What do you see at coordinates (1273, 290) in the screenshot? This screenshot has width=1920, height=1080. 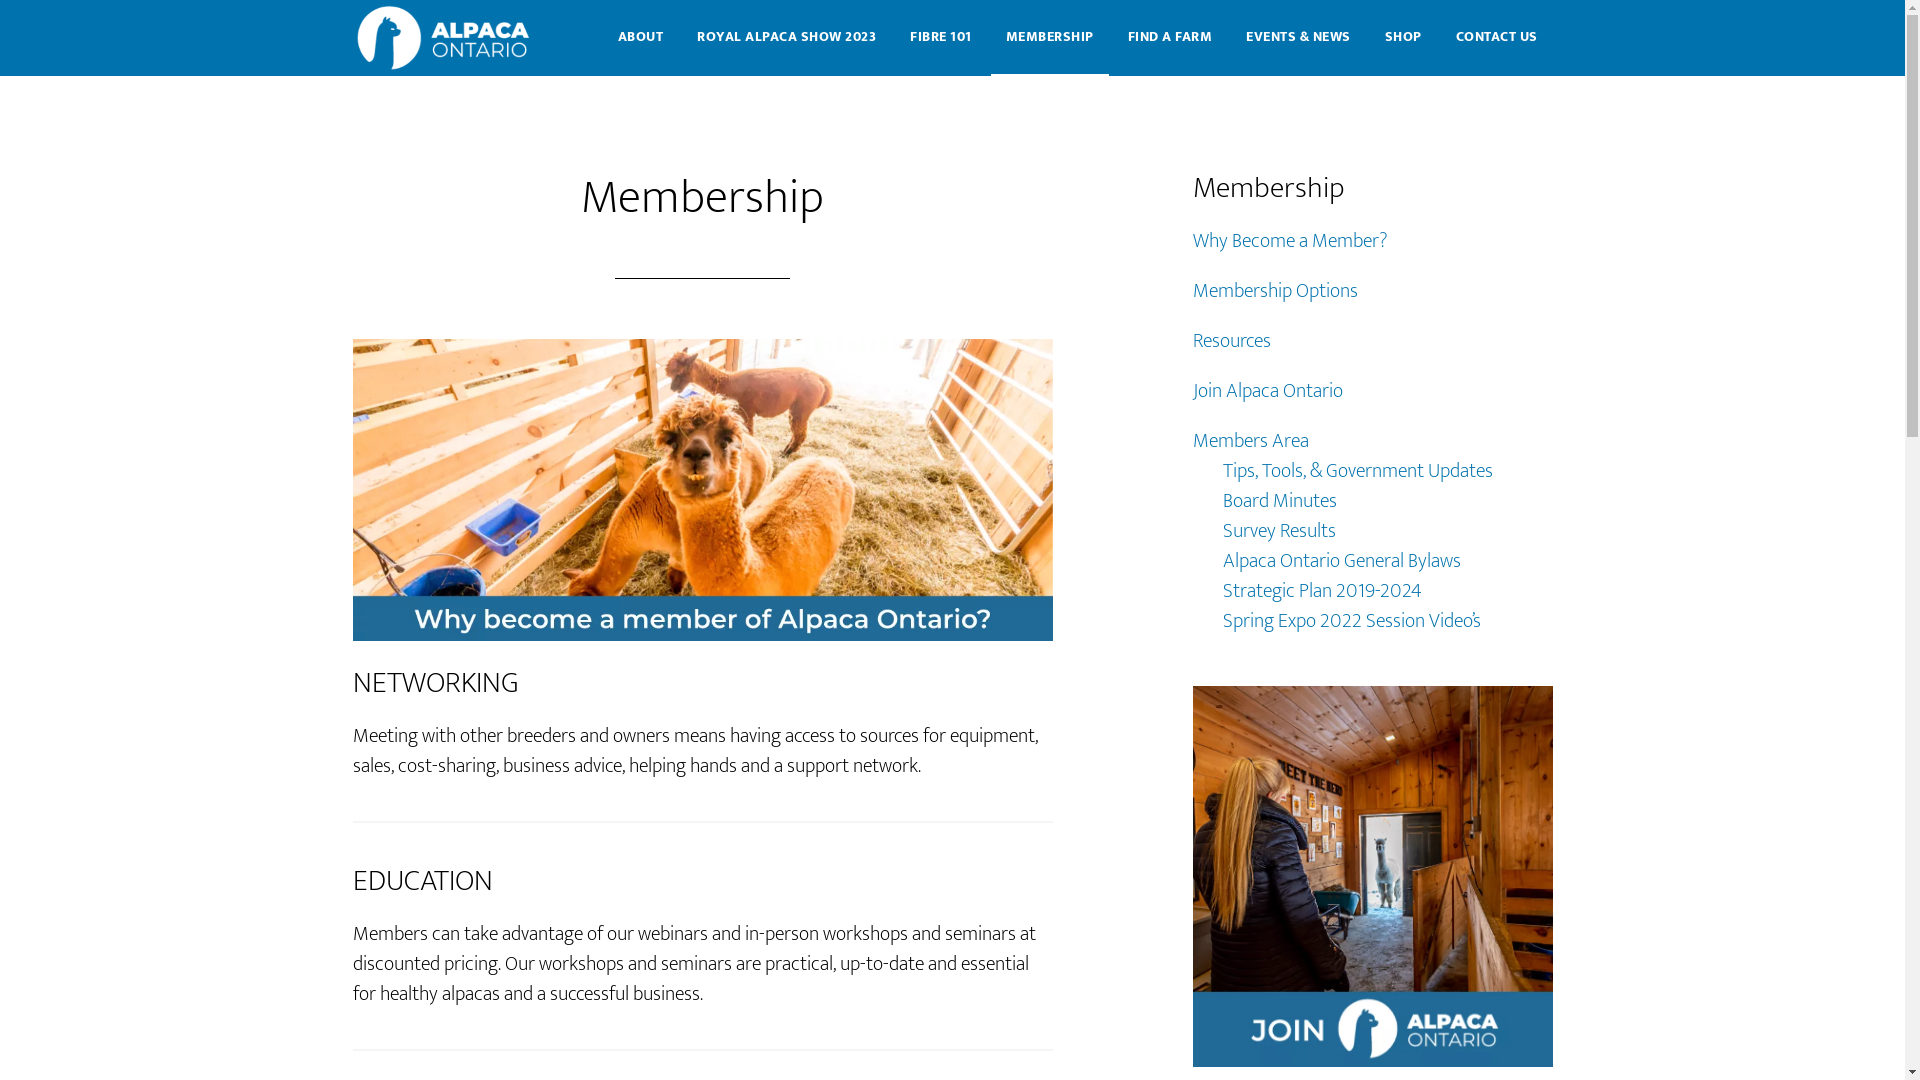 I see `'Membership Options'` at bounding box center [1273, 290].